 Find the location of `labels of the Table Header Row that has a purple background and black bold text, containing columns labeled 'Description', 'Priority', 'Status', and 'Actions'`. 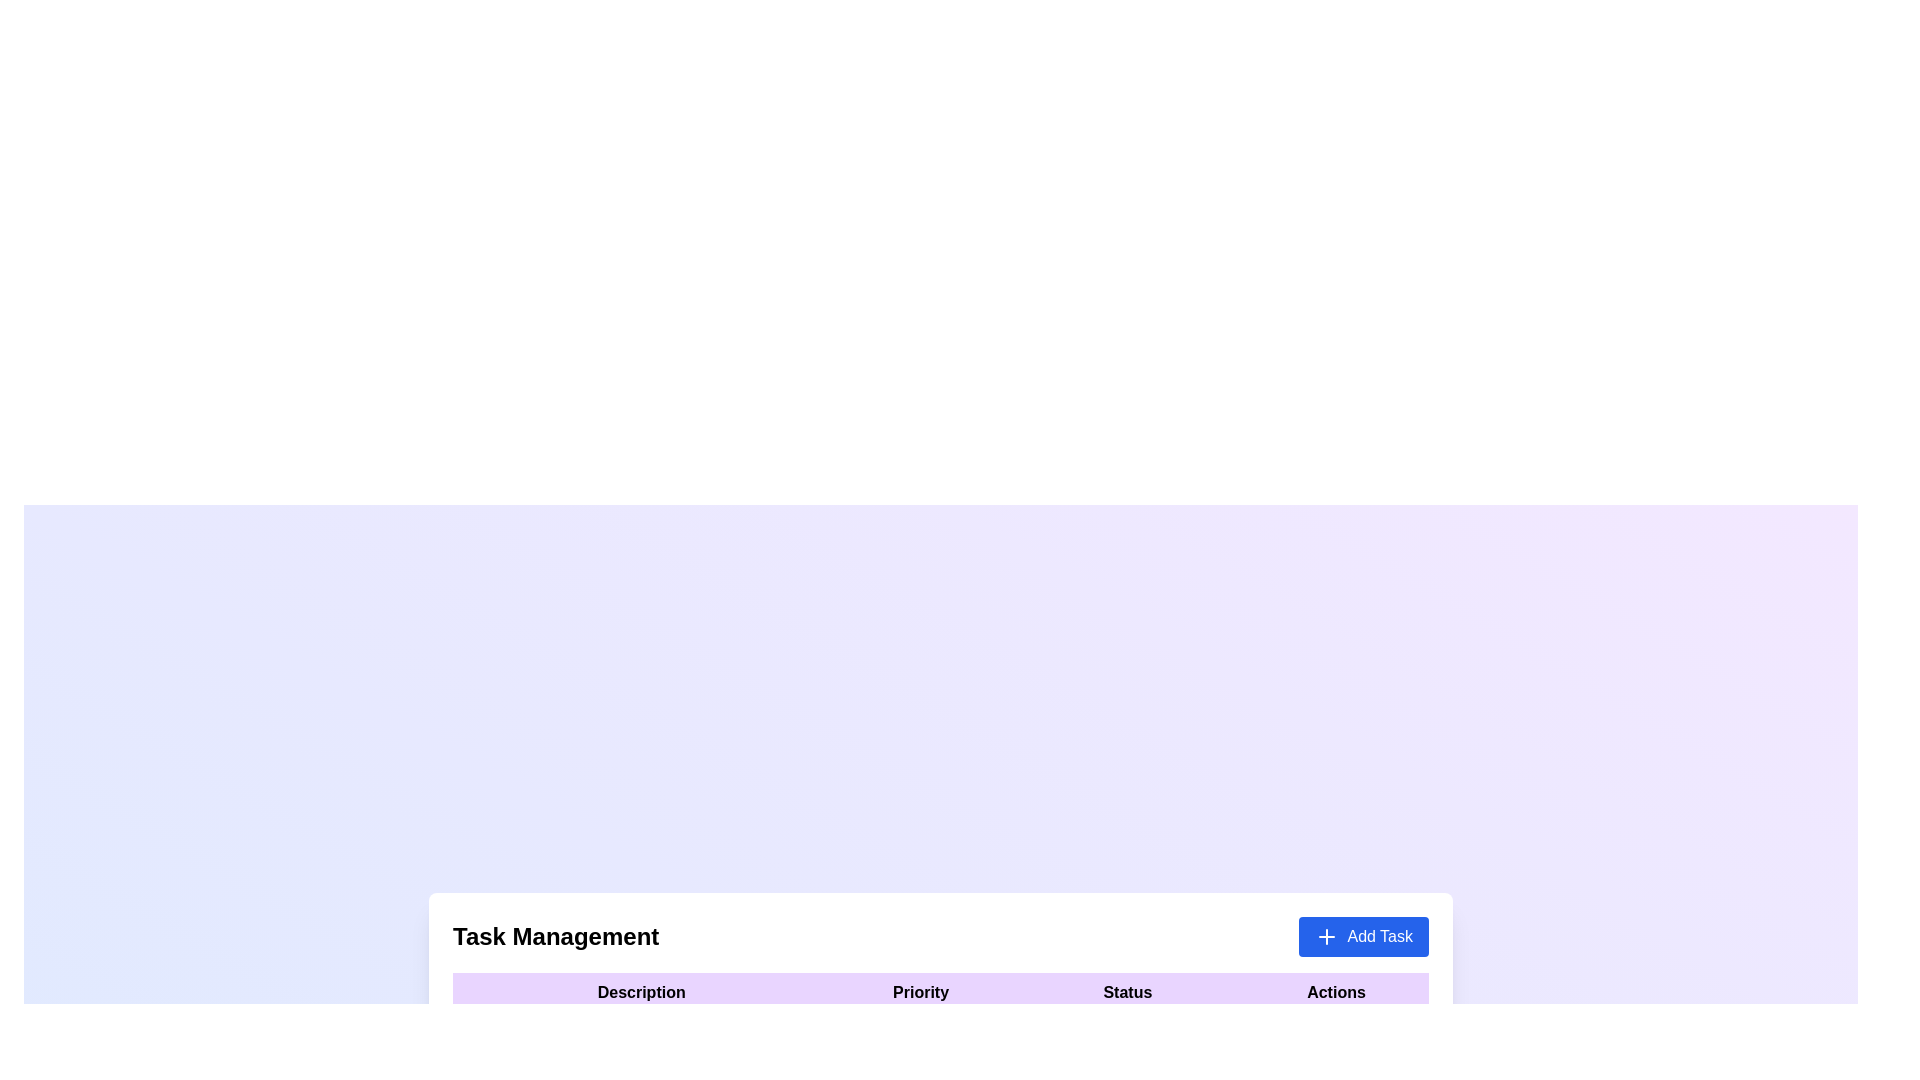

labels of the Table Header Row that has a purple background and black bold text, containing columns labeled 'Description', 'Priority', 'Status', and 'Actions' is located at coordinates (939, 992).